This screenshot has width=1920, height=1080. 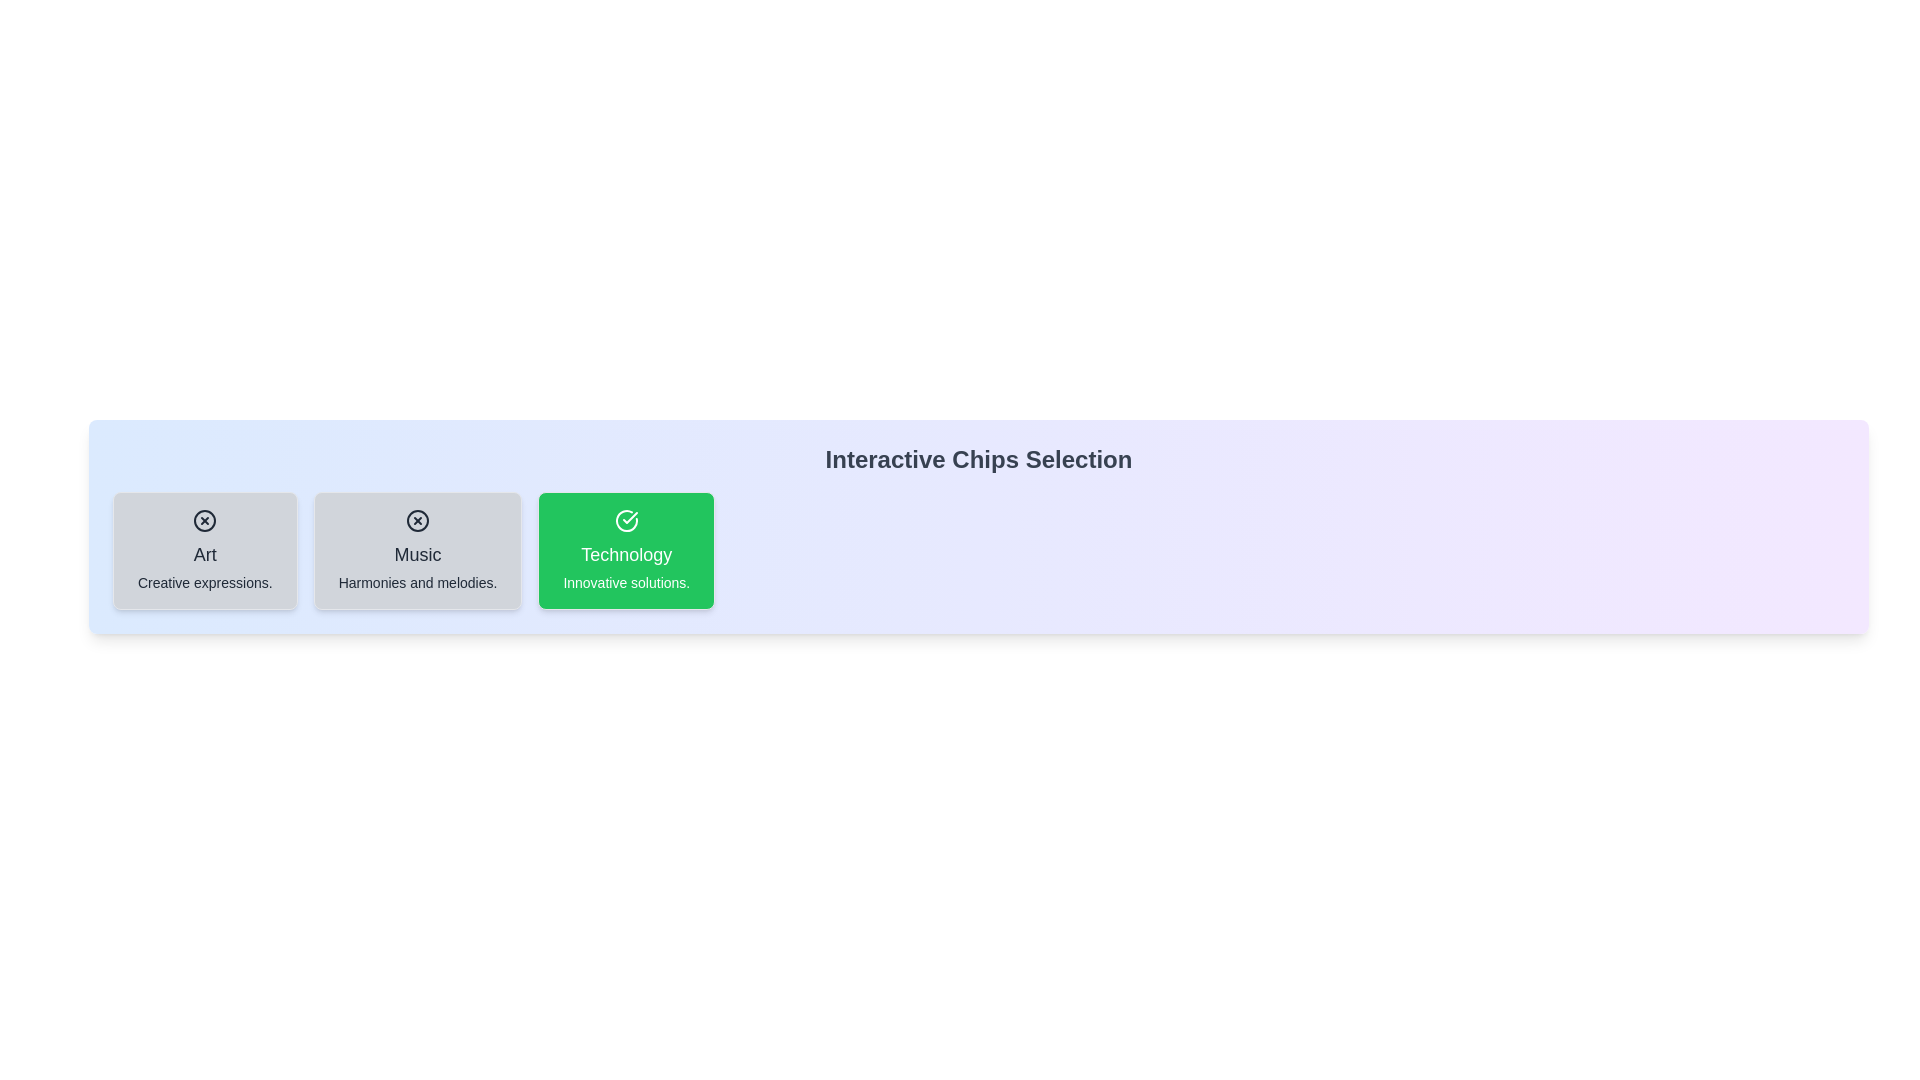 I want to click on the chip labeled 'Music' by clicking on it, so click(x=416, y=551).